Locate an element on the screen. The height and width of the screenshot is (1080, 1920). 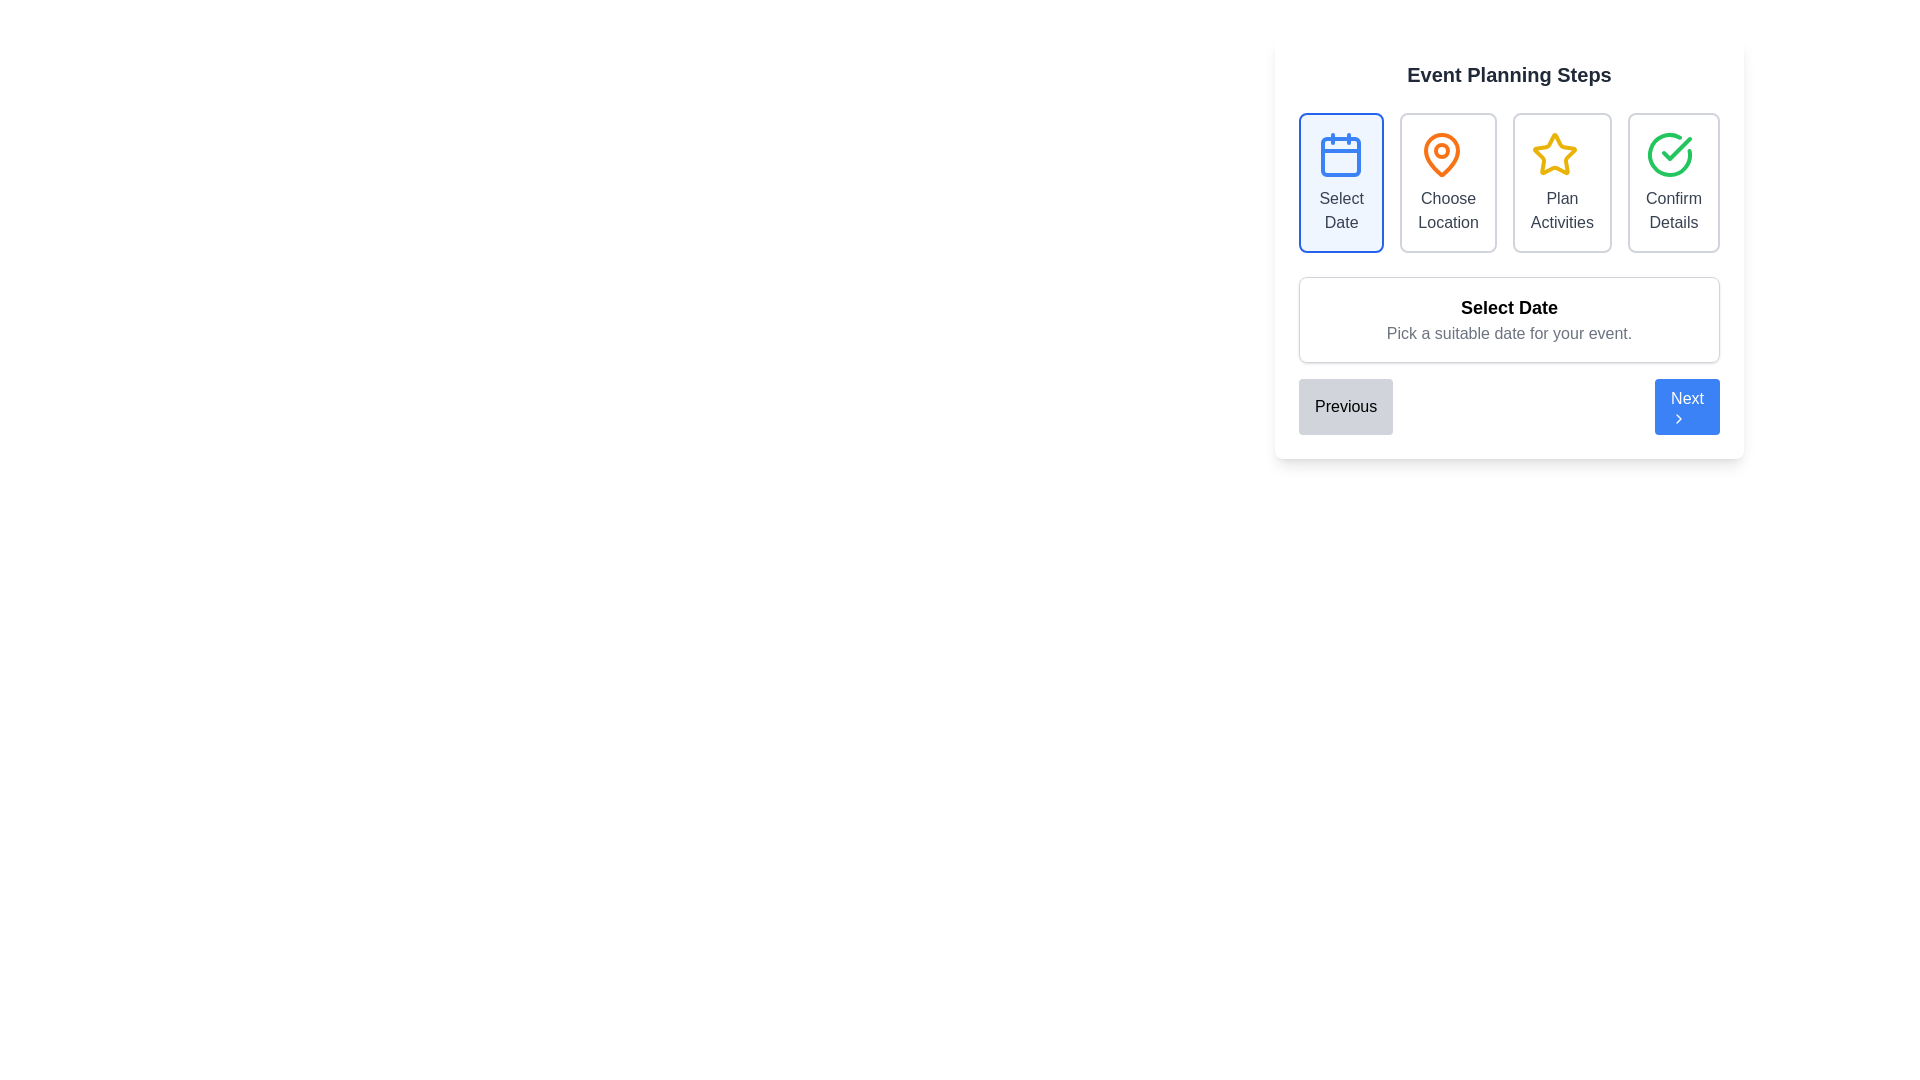
the visual representation of the orange pin icon, which is the second step in the horizontal progress indicator is located at coordinates (1442, 153).